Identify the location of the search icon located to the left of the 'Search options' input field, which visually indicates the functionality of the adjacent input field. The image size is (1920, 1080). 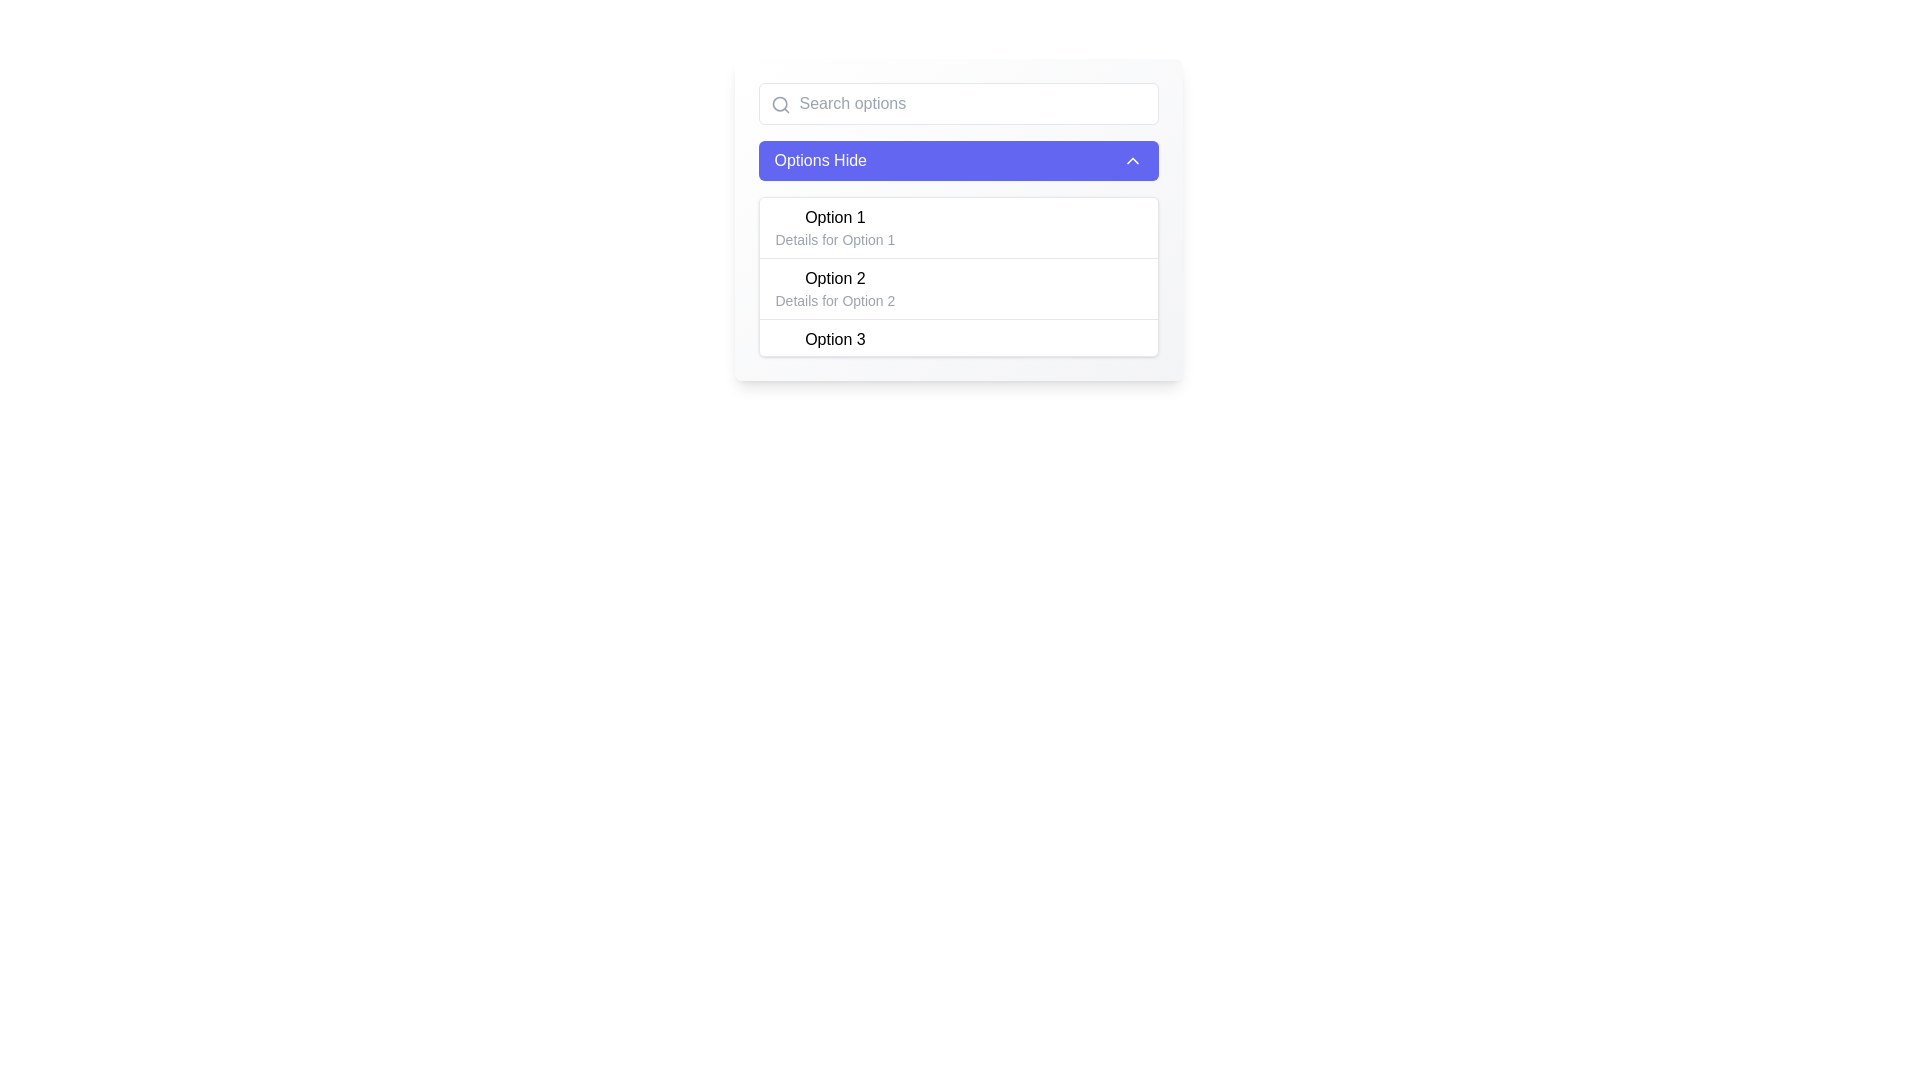
(779, 104).